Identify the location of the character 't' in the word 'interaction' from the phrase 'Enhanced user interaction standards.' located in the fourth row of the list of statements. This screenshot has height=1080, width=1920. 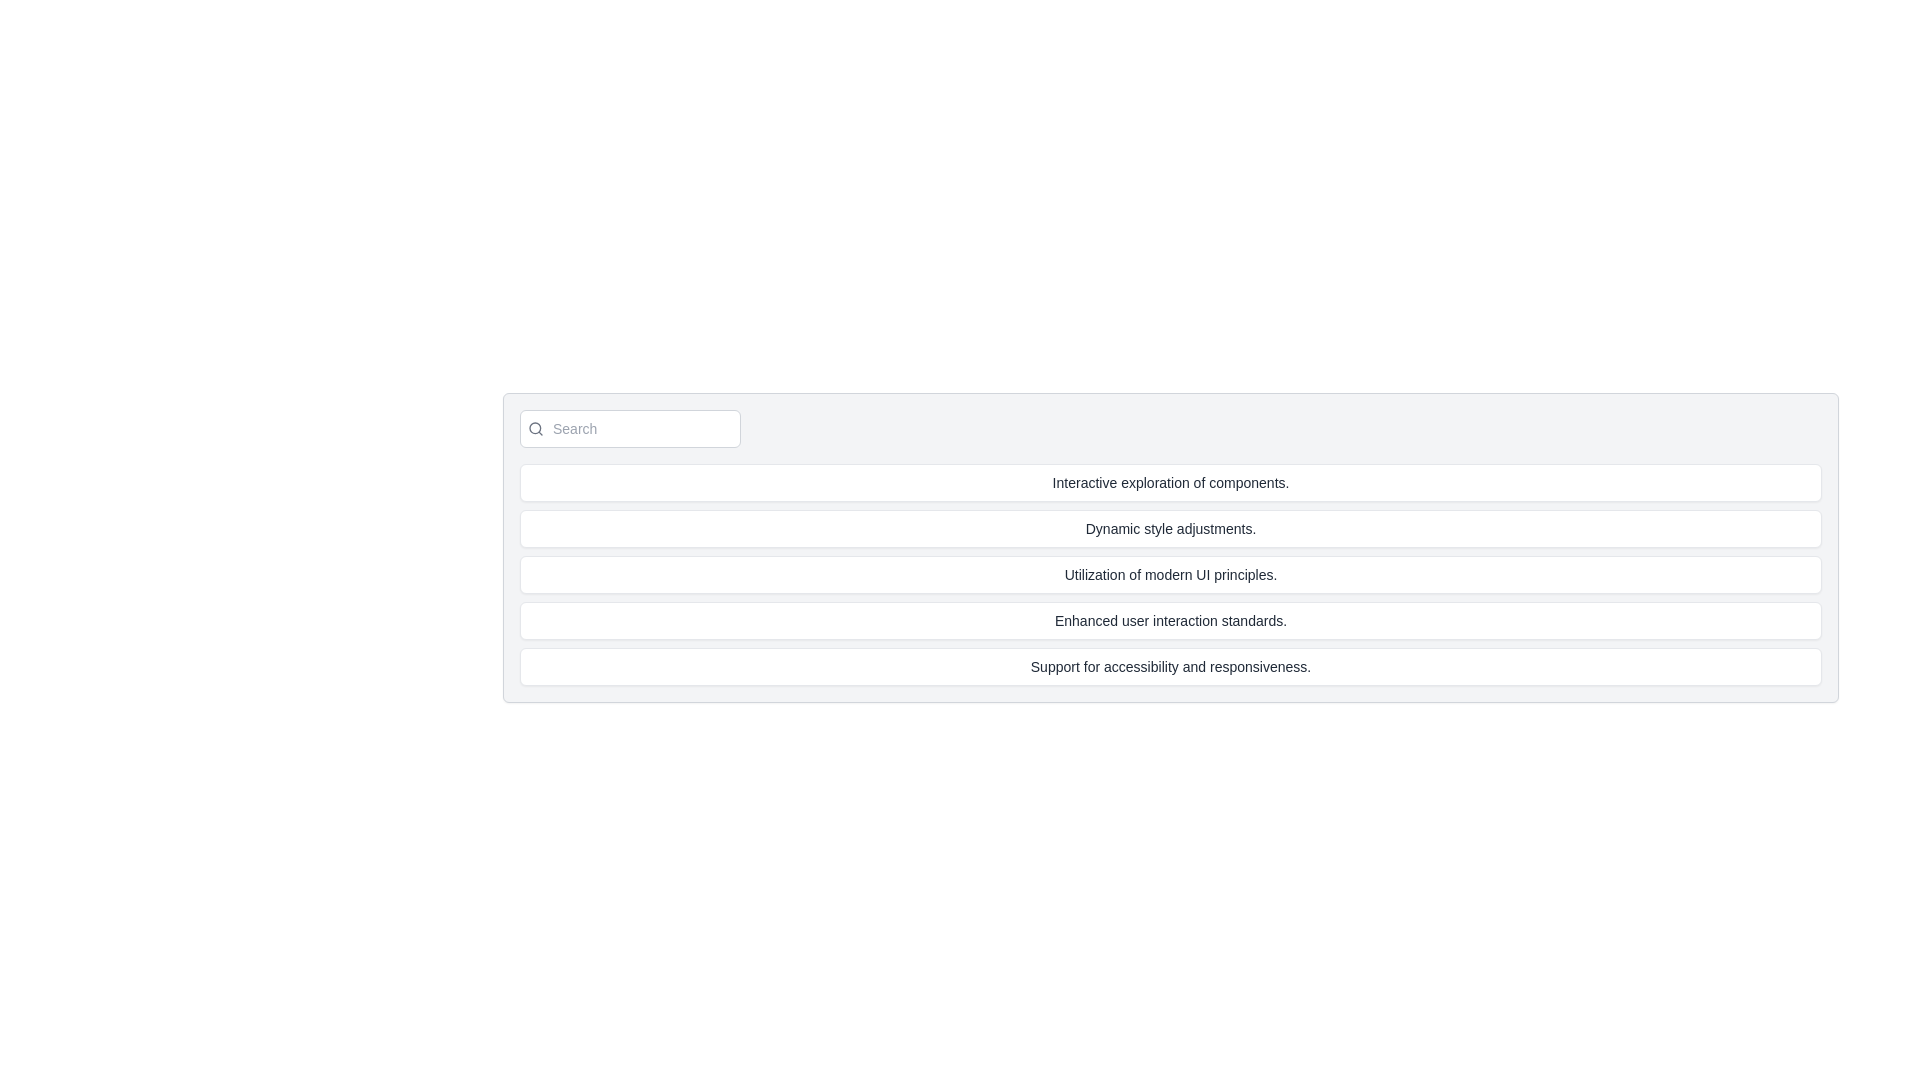
(1166, 620).